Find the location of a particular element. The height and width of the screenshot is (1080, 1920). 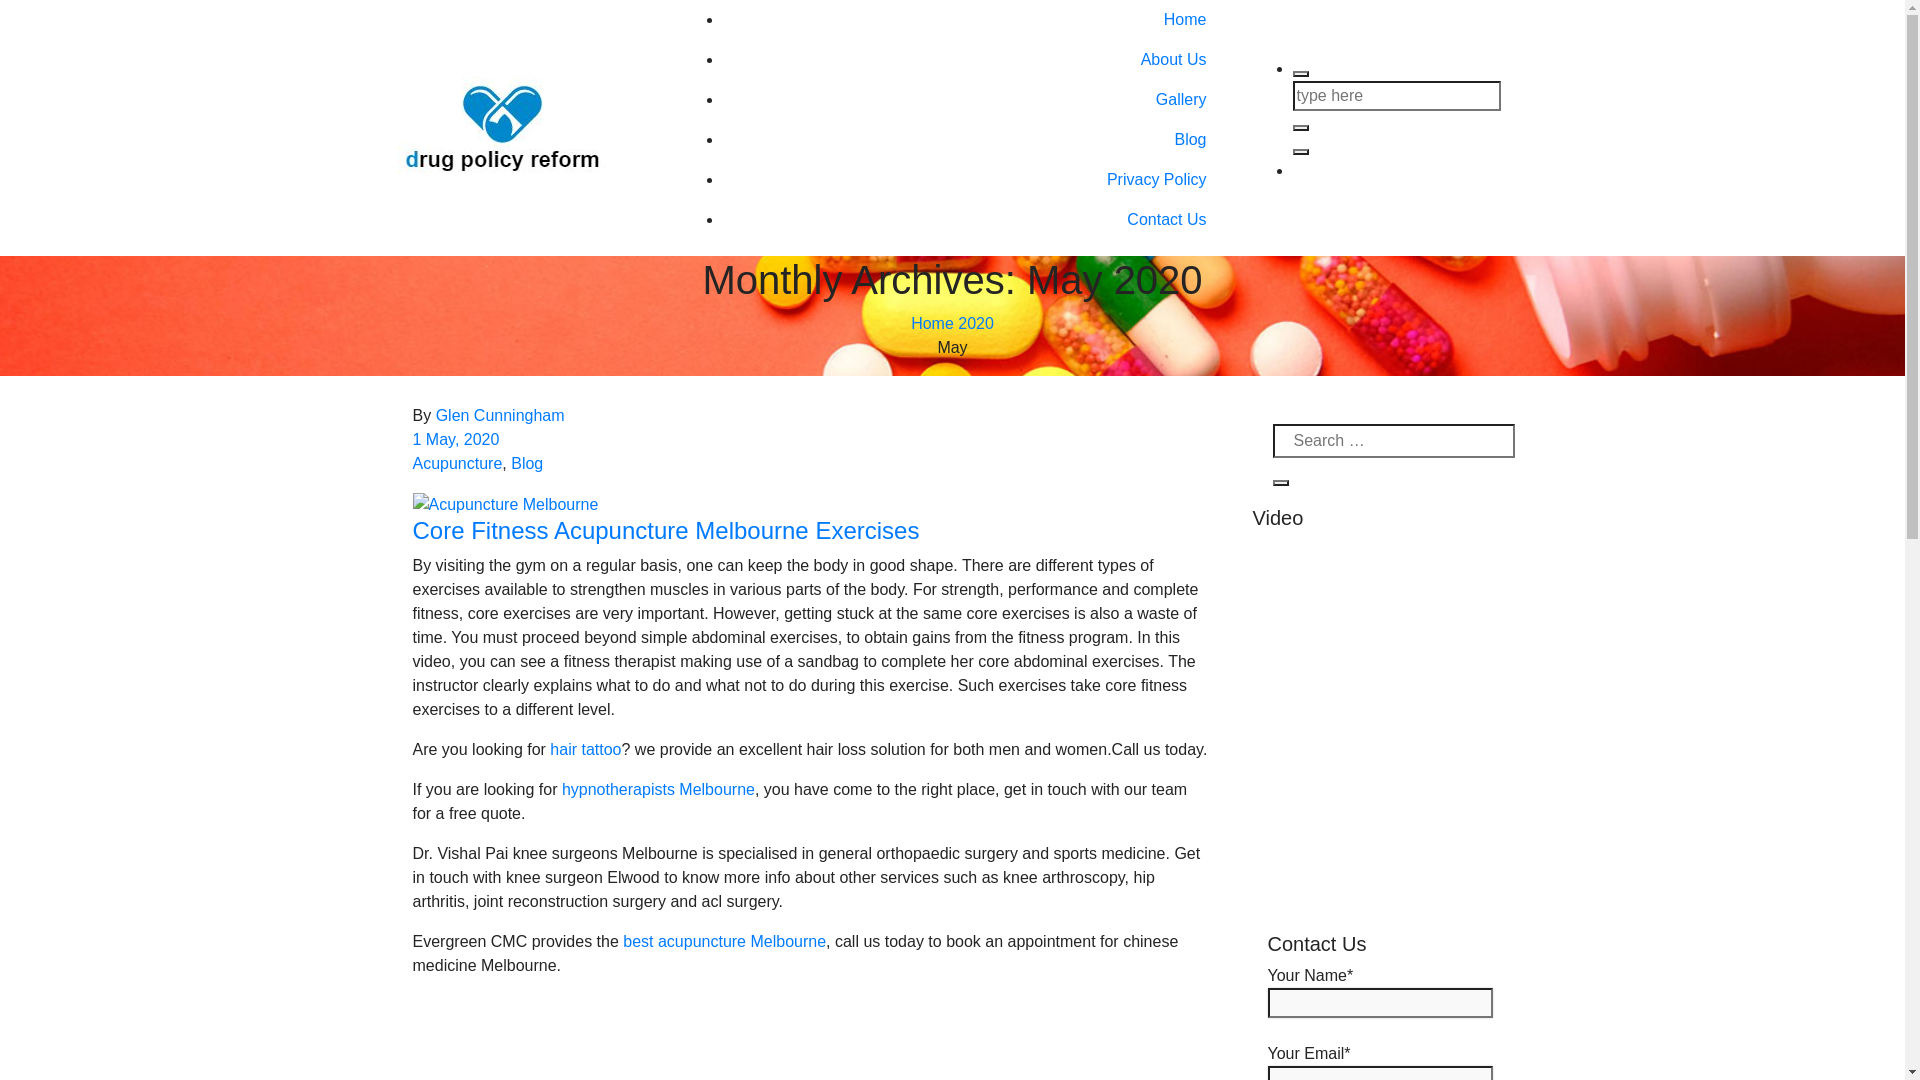

'Home' is located at coordinates (931, 322).